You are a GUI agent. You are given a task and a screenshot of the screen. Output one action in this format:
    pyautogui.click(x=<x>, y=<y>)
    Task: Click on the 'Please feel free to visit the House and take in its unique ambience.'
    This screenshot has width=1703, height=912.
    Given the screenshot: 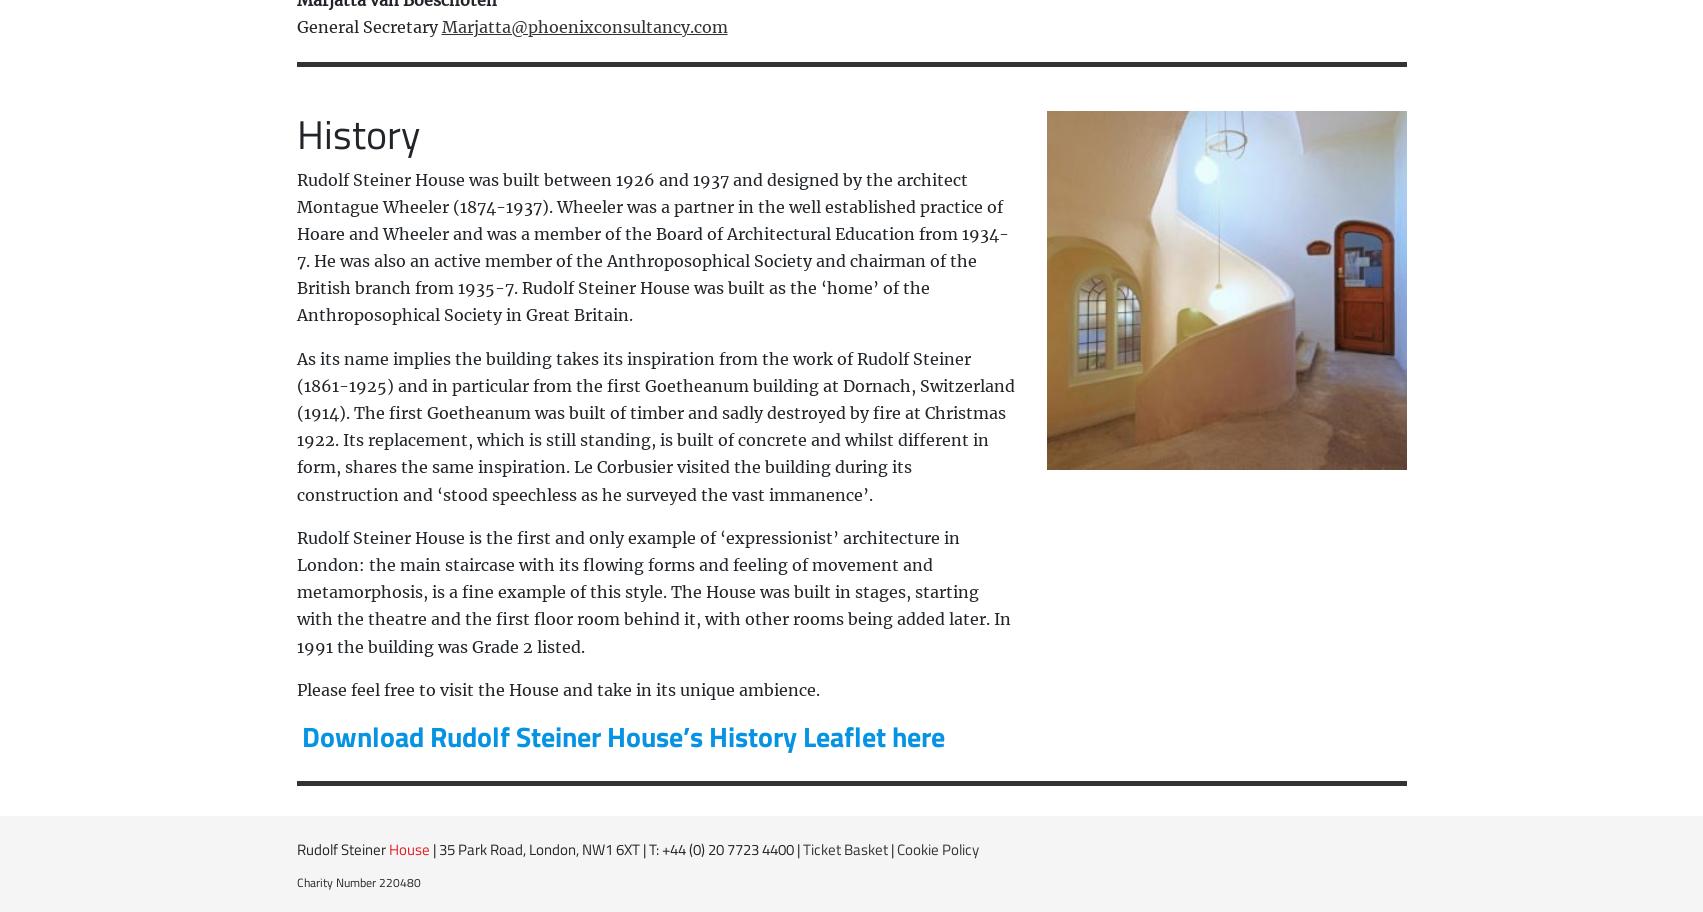 What is the action you would take?
    pyautogui.click(x=294, y=689)
    